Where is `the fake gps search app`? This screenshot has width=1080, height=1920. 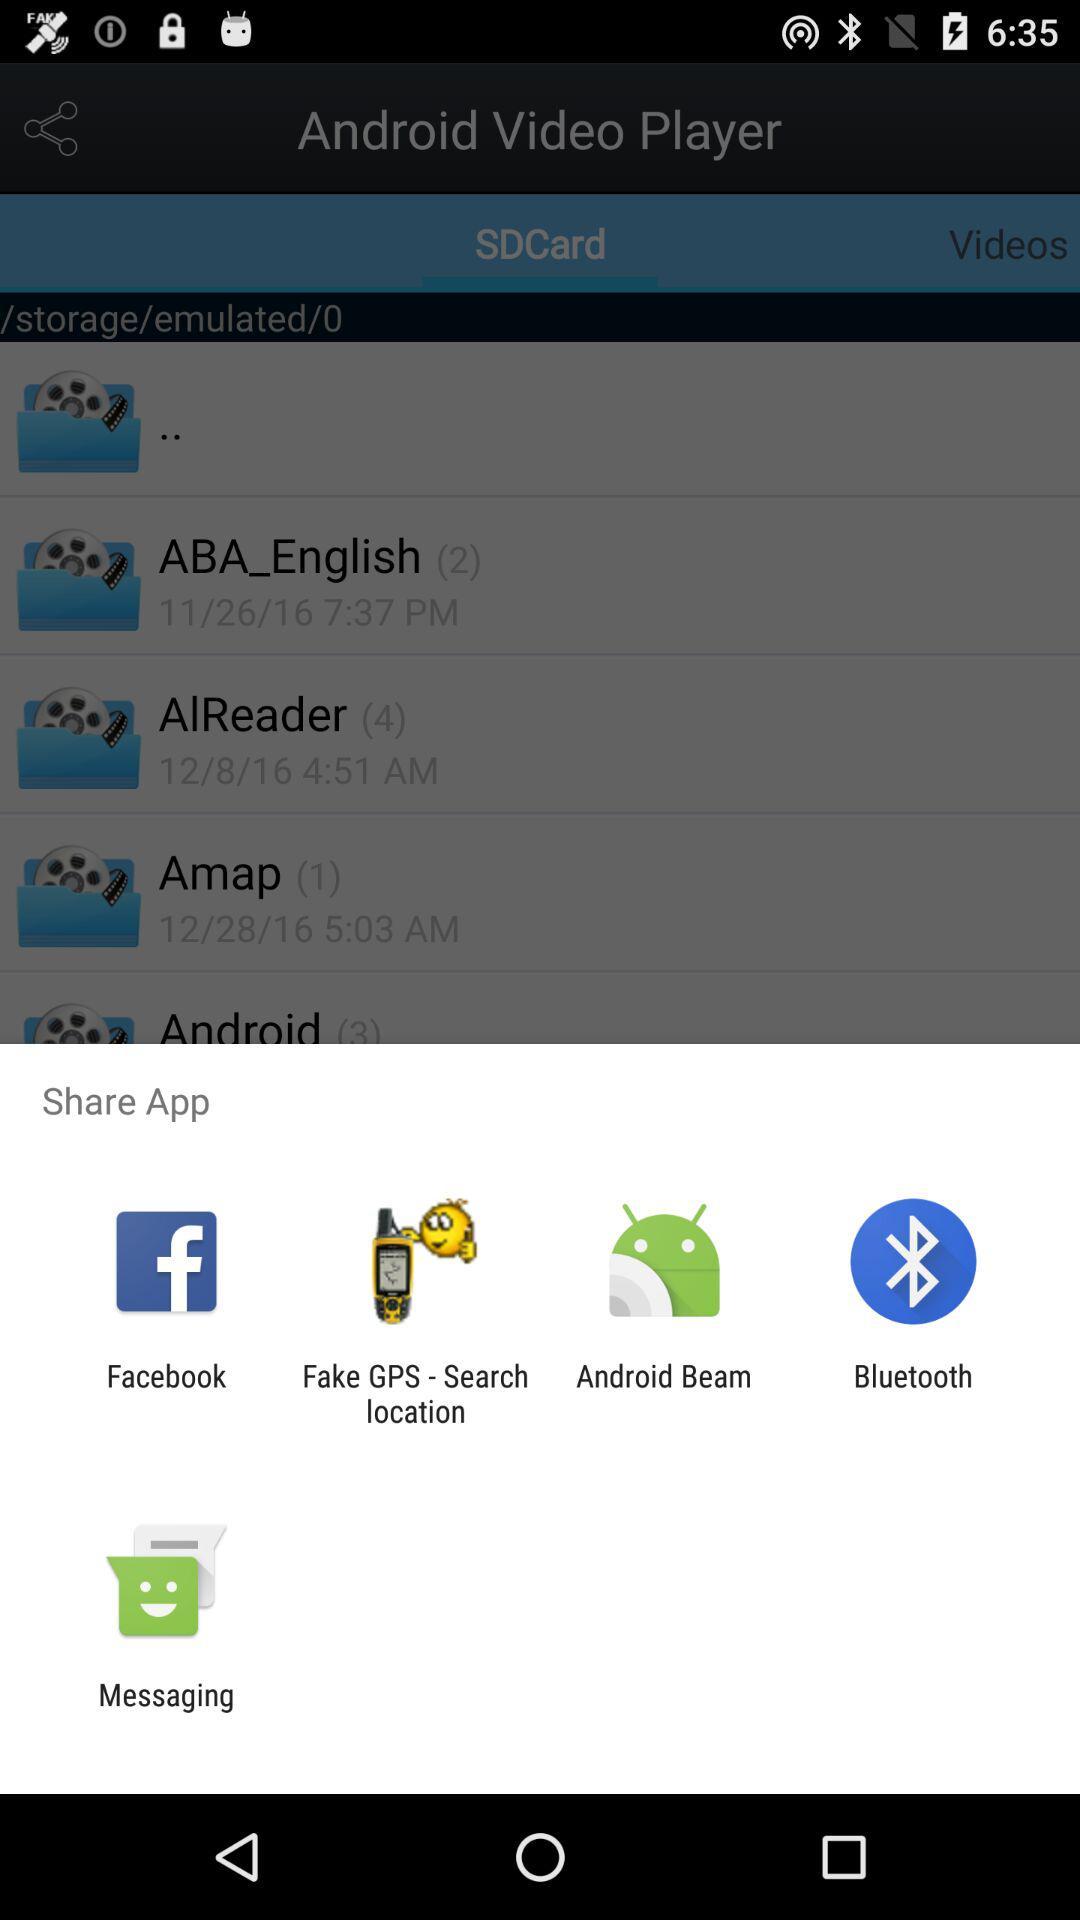
the fake gps search app is located at coordinates (414, 1392).